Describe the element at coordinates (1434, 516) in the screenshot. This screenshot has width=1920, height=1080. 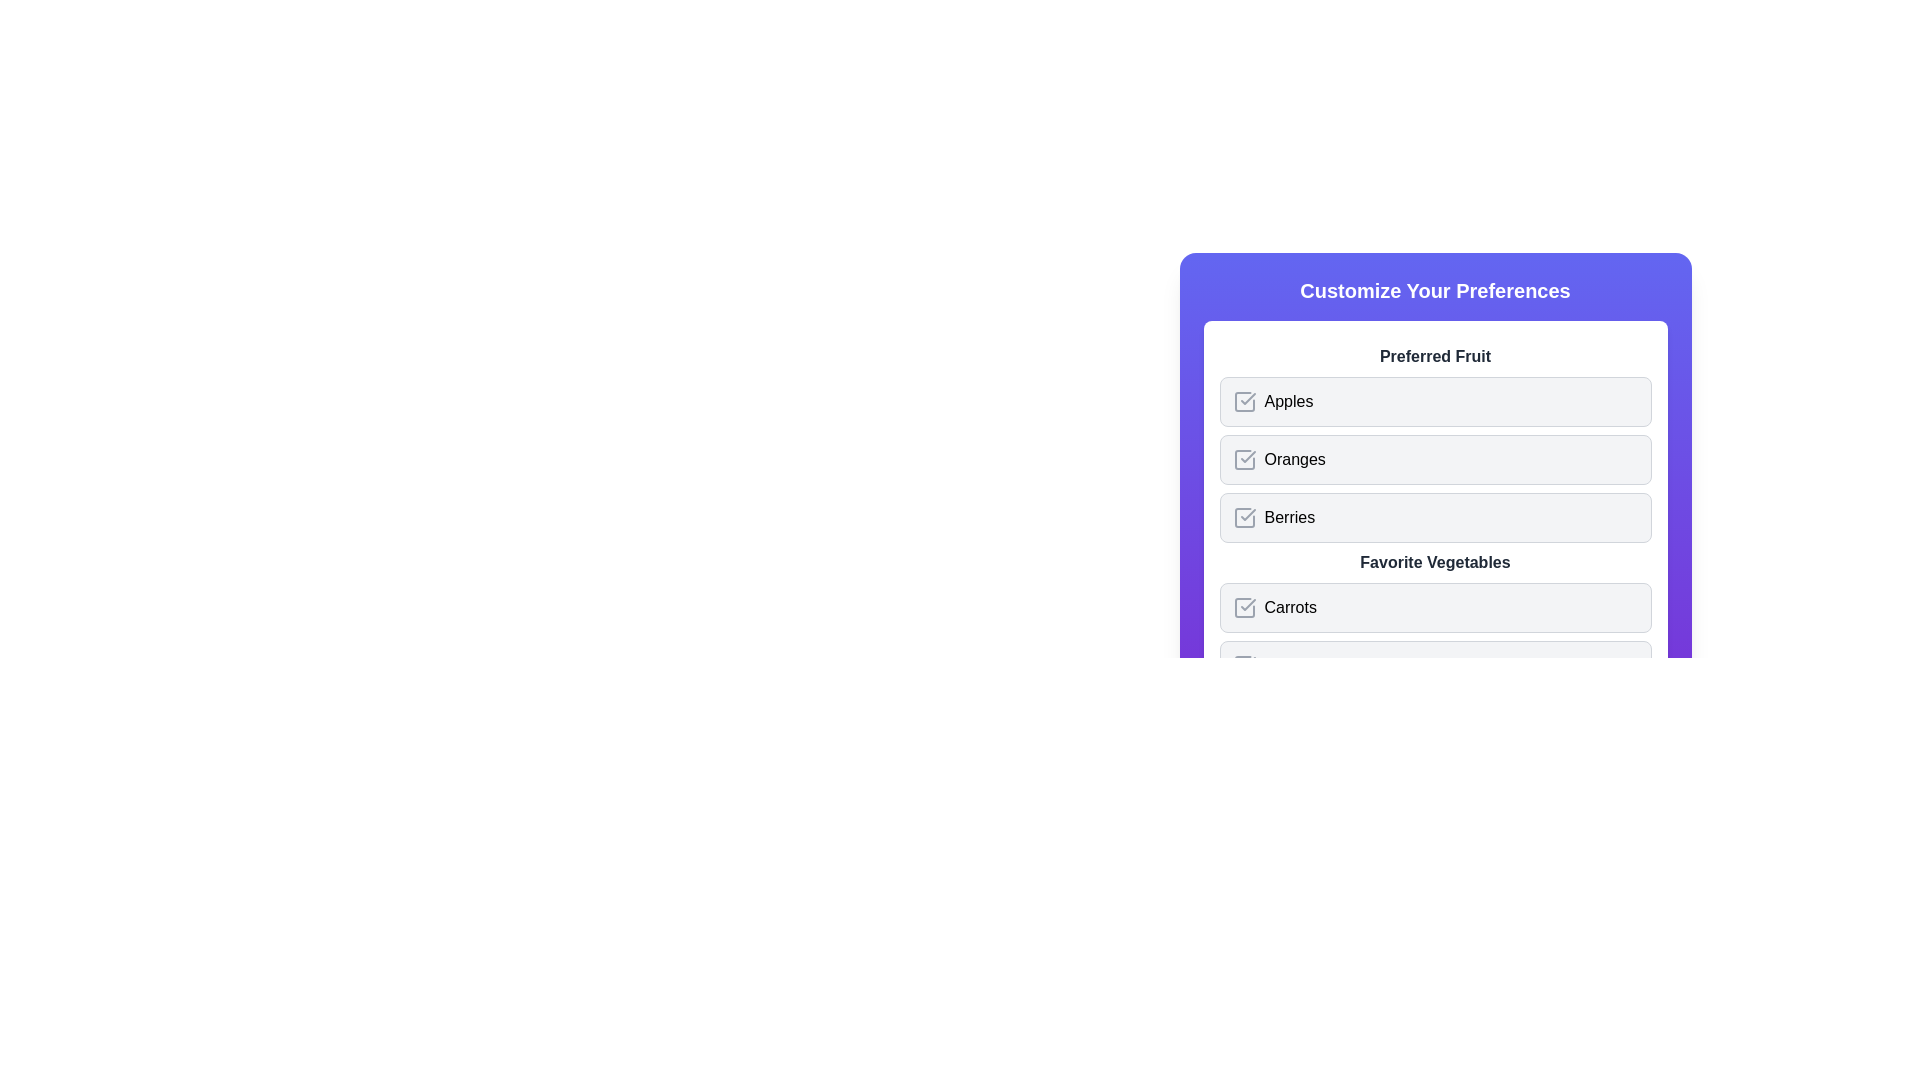
I see `the Checkbox labeled 'Berries'` at that location.